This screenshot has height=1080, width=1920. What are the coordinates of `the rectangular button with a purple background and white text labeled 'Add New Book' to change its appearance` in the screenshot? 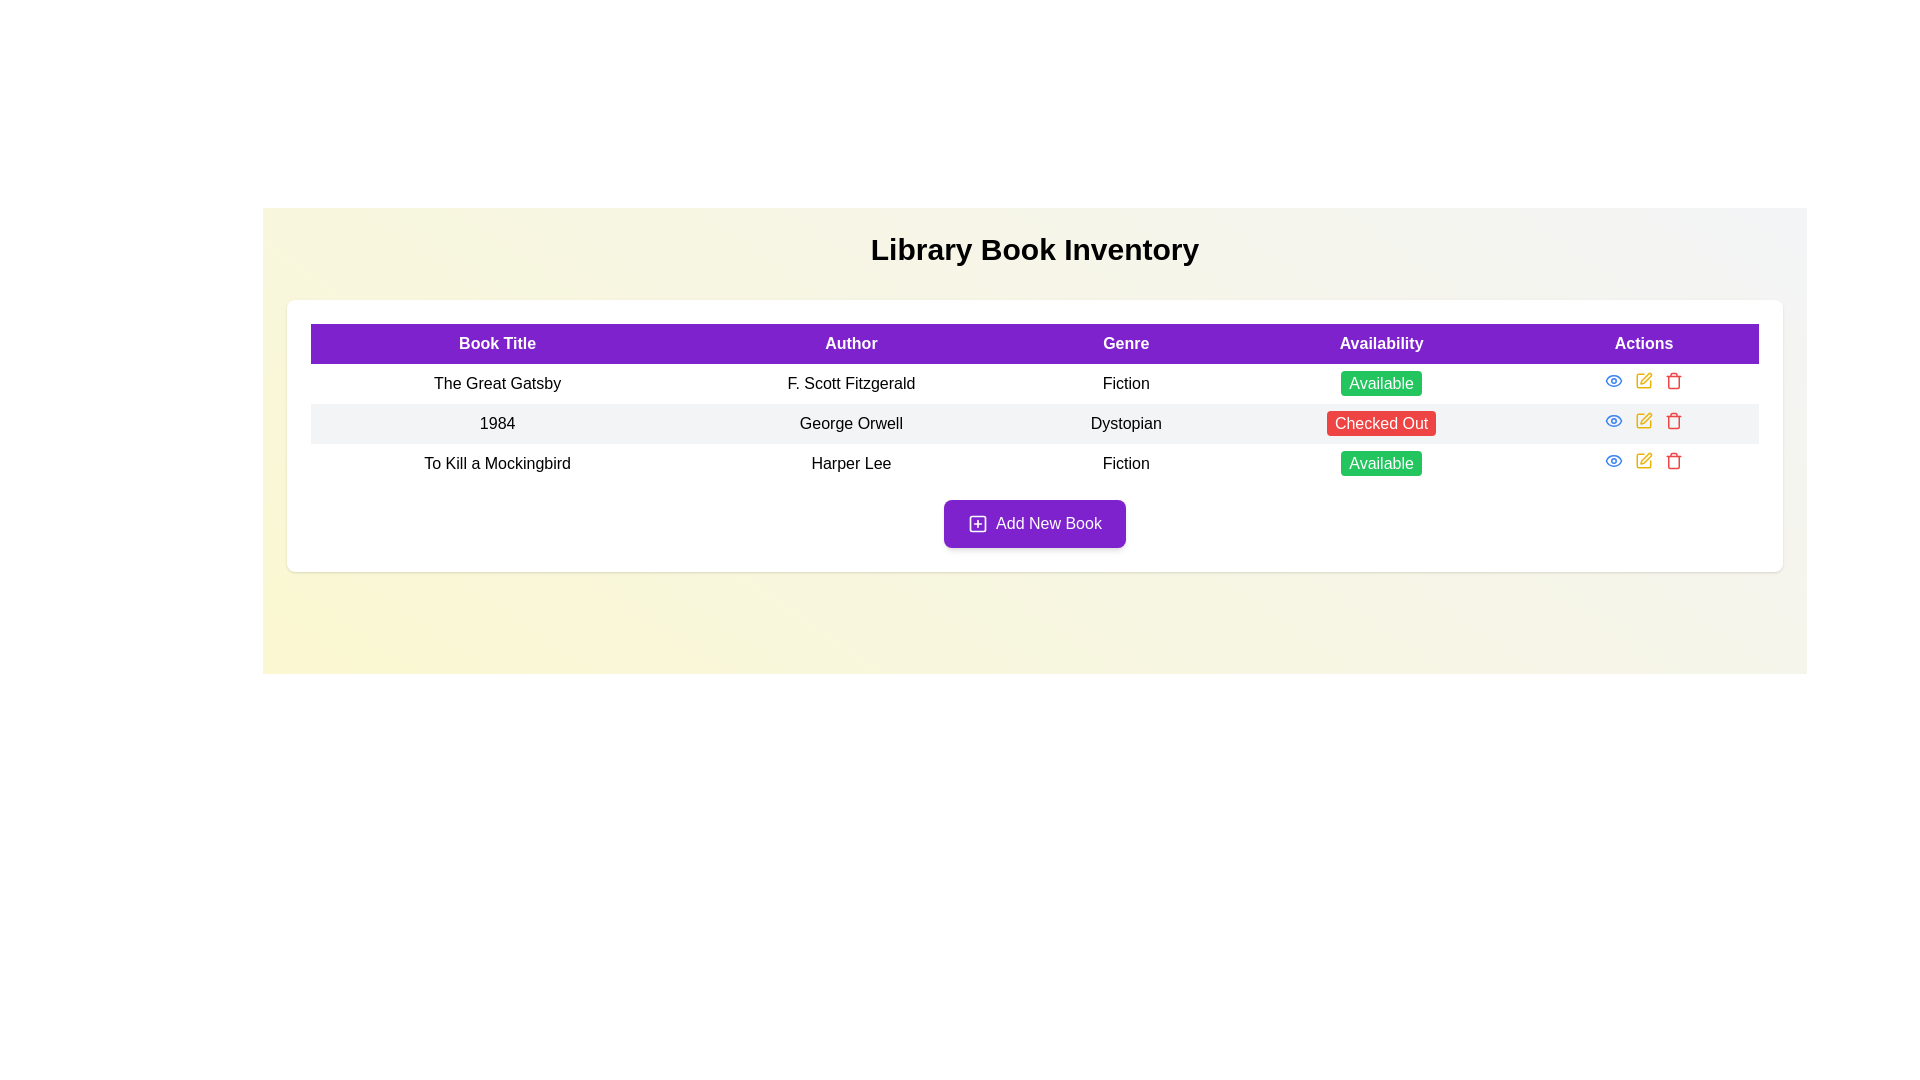 It's located at (1035, 523).